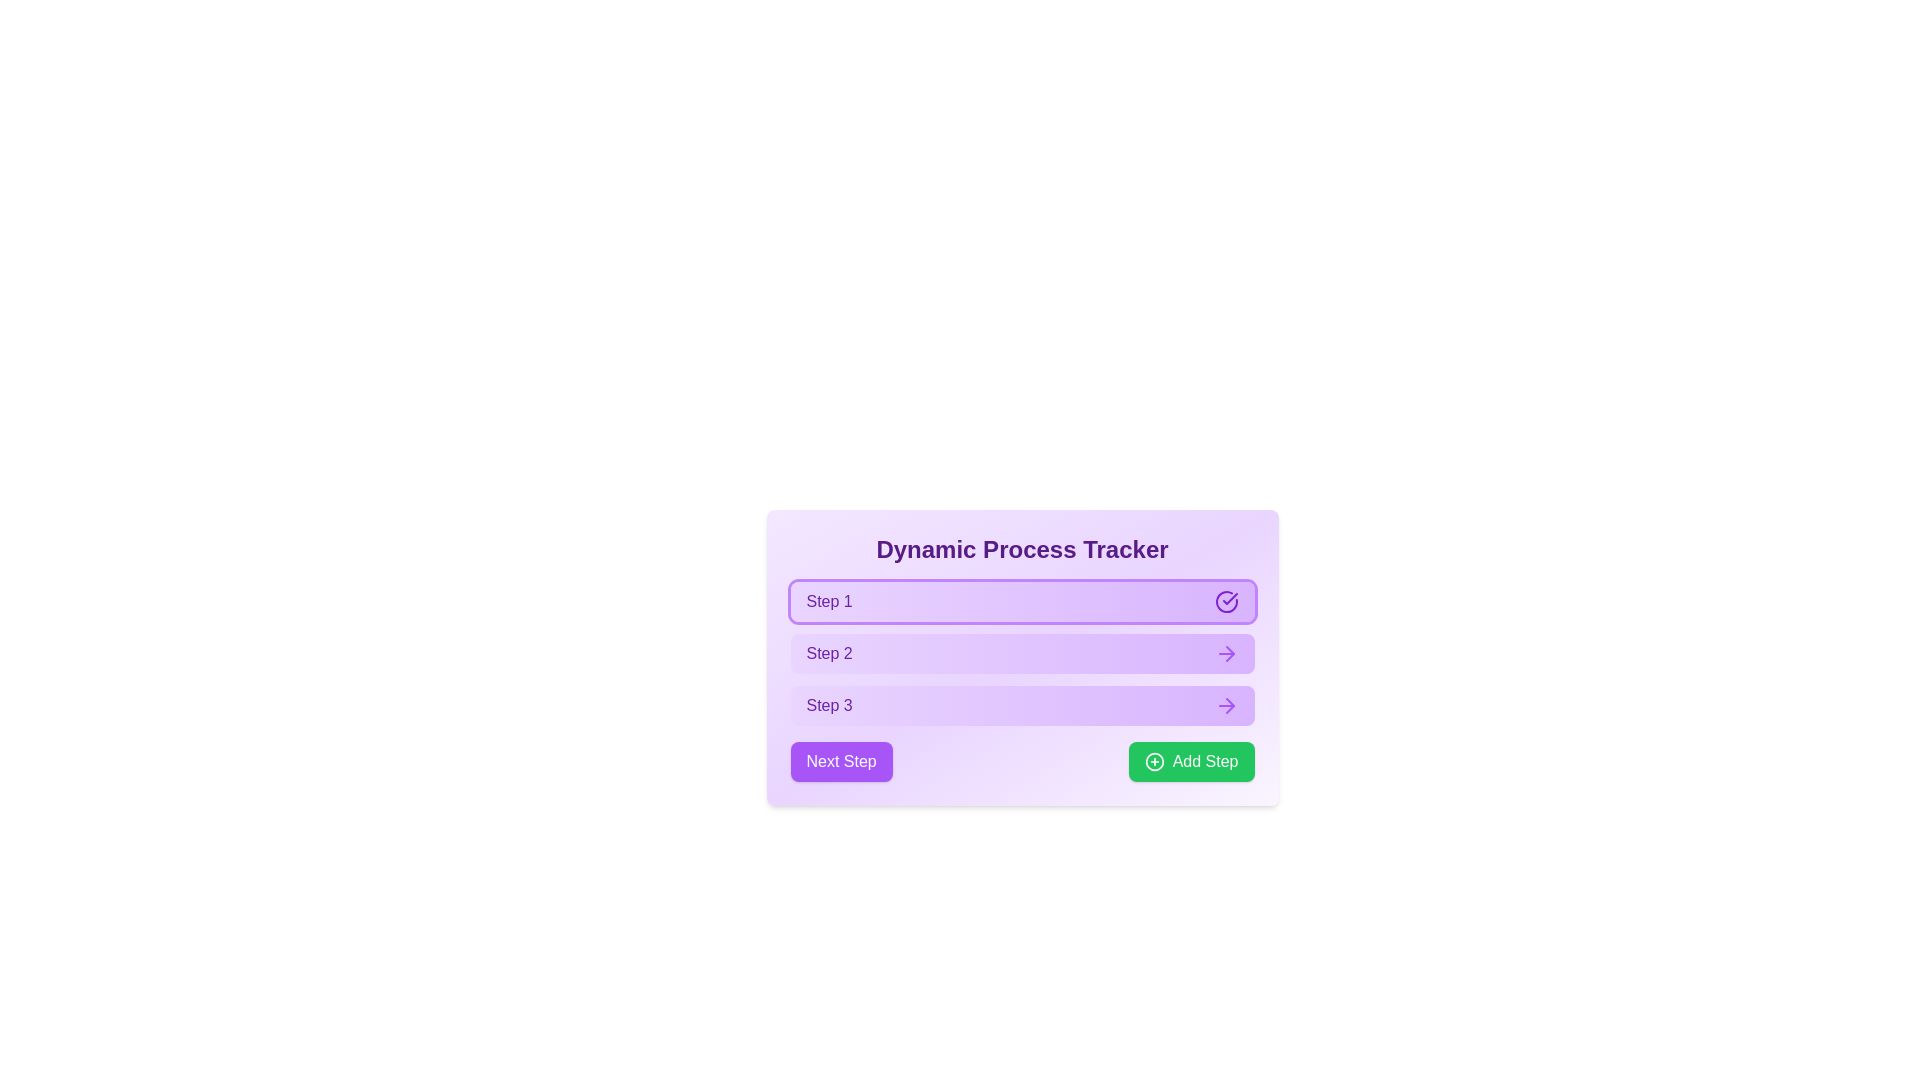 This screenshot has height=1080, width=1920. What do you see at coordinates (1022, 654) in the screenshot?
I see `the 'Step 2' button in the sequential guide, which is the second item in a vertical list of three steps` at bounding box center [1022, 654].